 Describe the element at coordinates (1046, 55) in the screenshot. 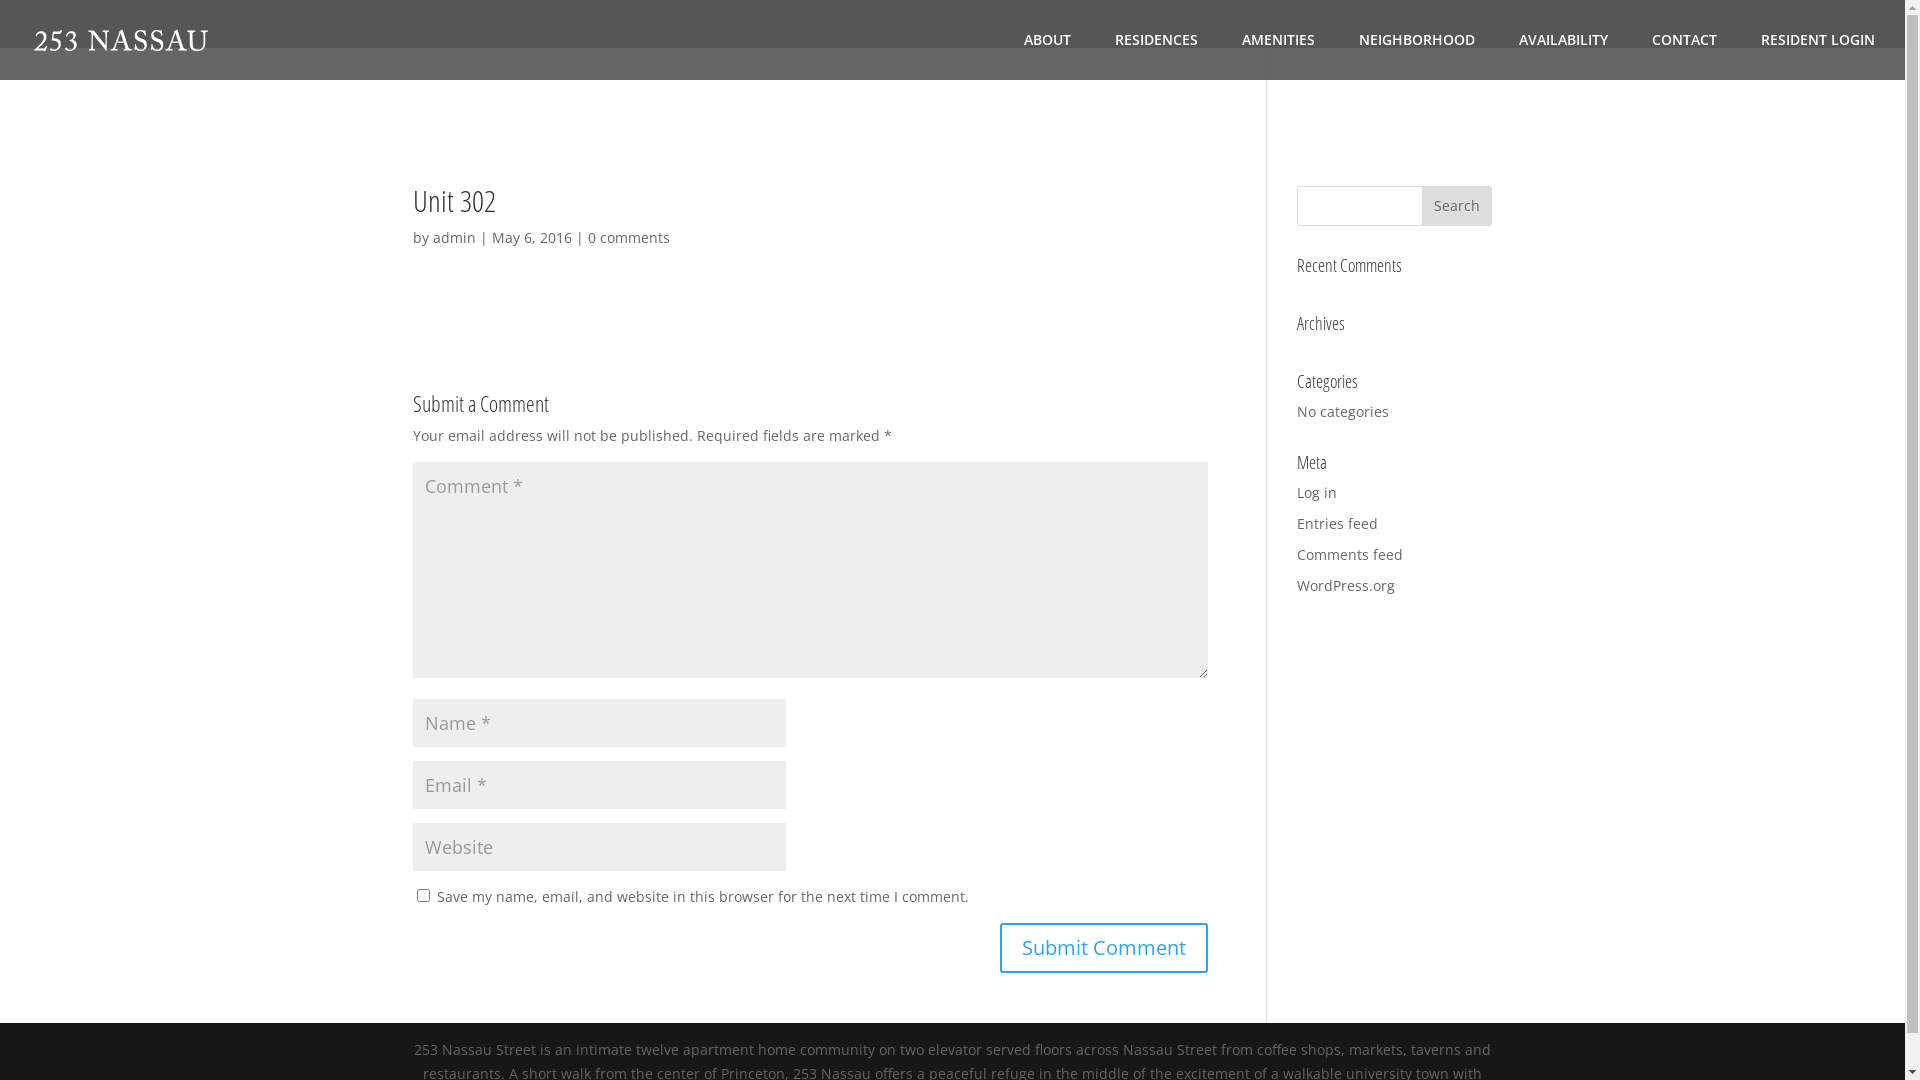

I see `'ABOUT'` at that location.